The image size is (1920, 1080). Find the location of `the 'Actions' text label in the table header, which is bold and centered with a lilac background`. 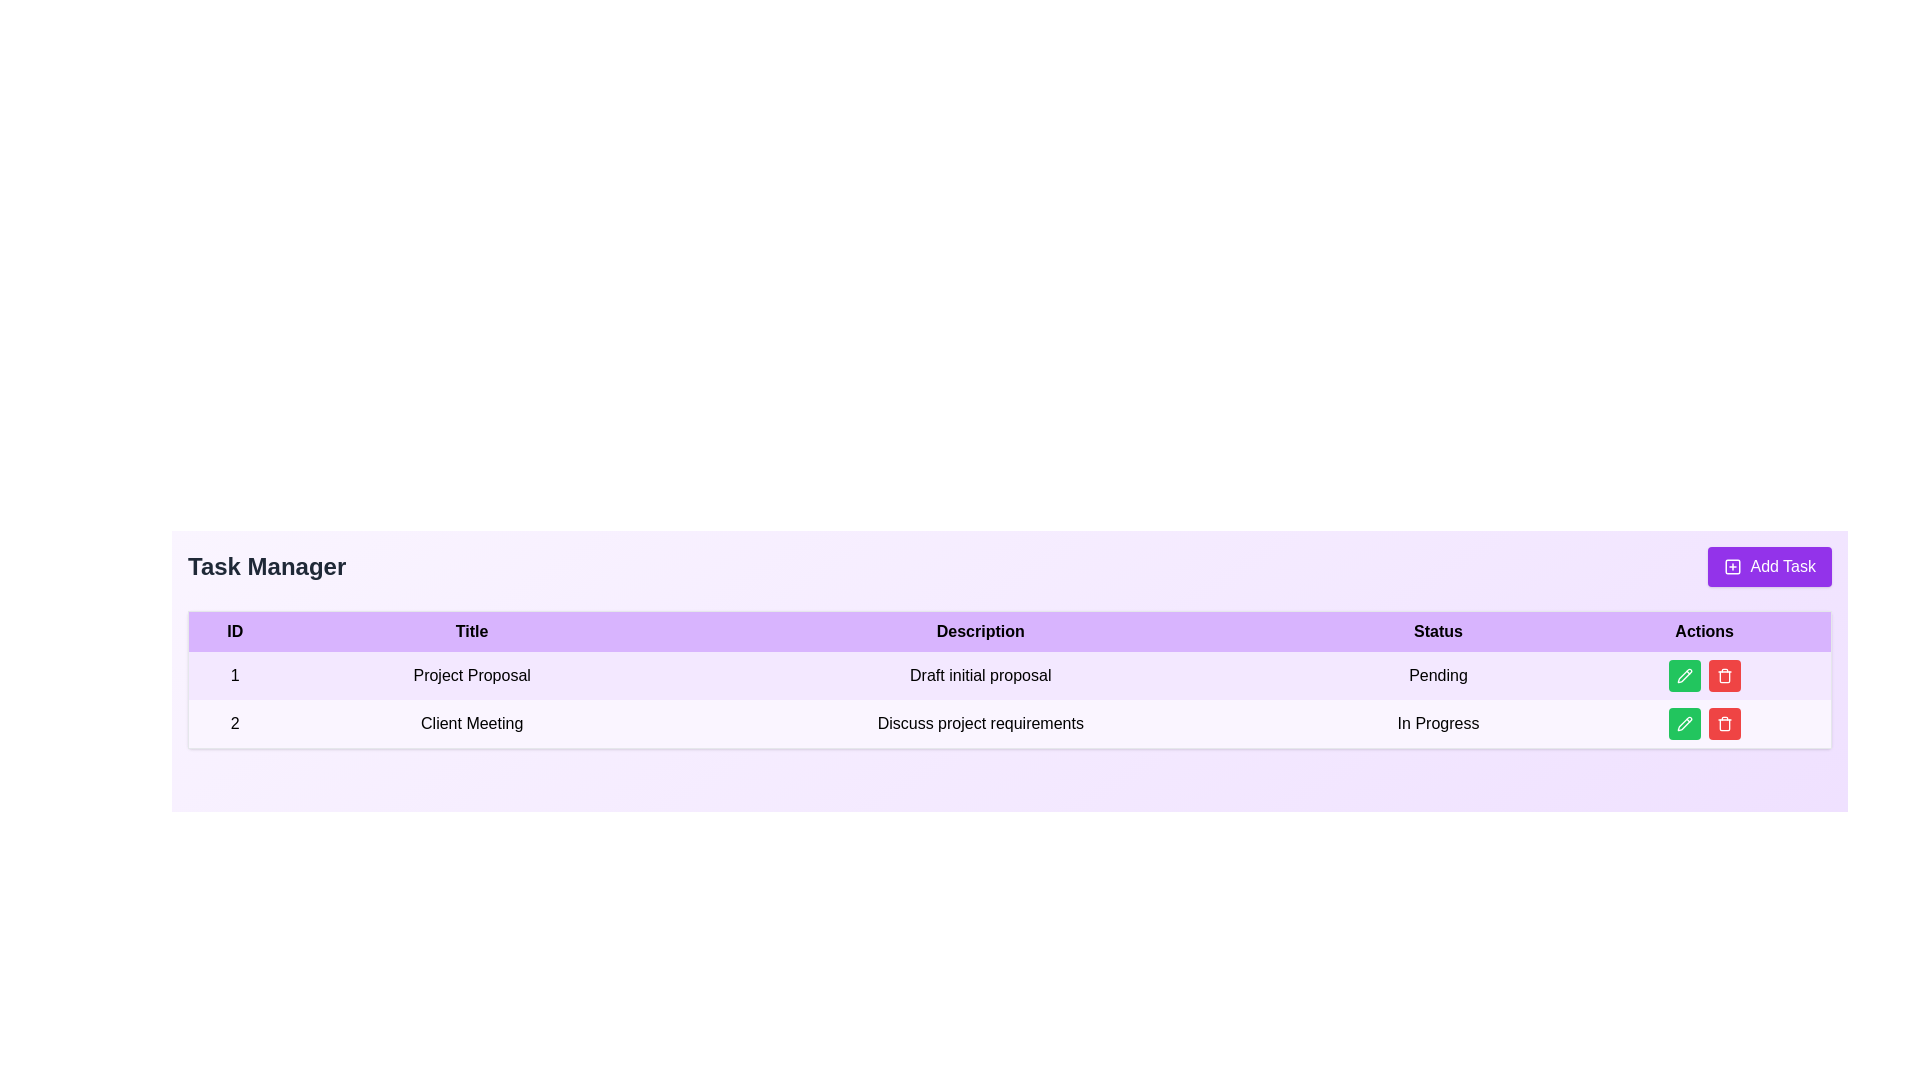

the 'Actions' text label in the table header, which is bold and centered with a lilac background is located at coordinates (1703, 631).